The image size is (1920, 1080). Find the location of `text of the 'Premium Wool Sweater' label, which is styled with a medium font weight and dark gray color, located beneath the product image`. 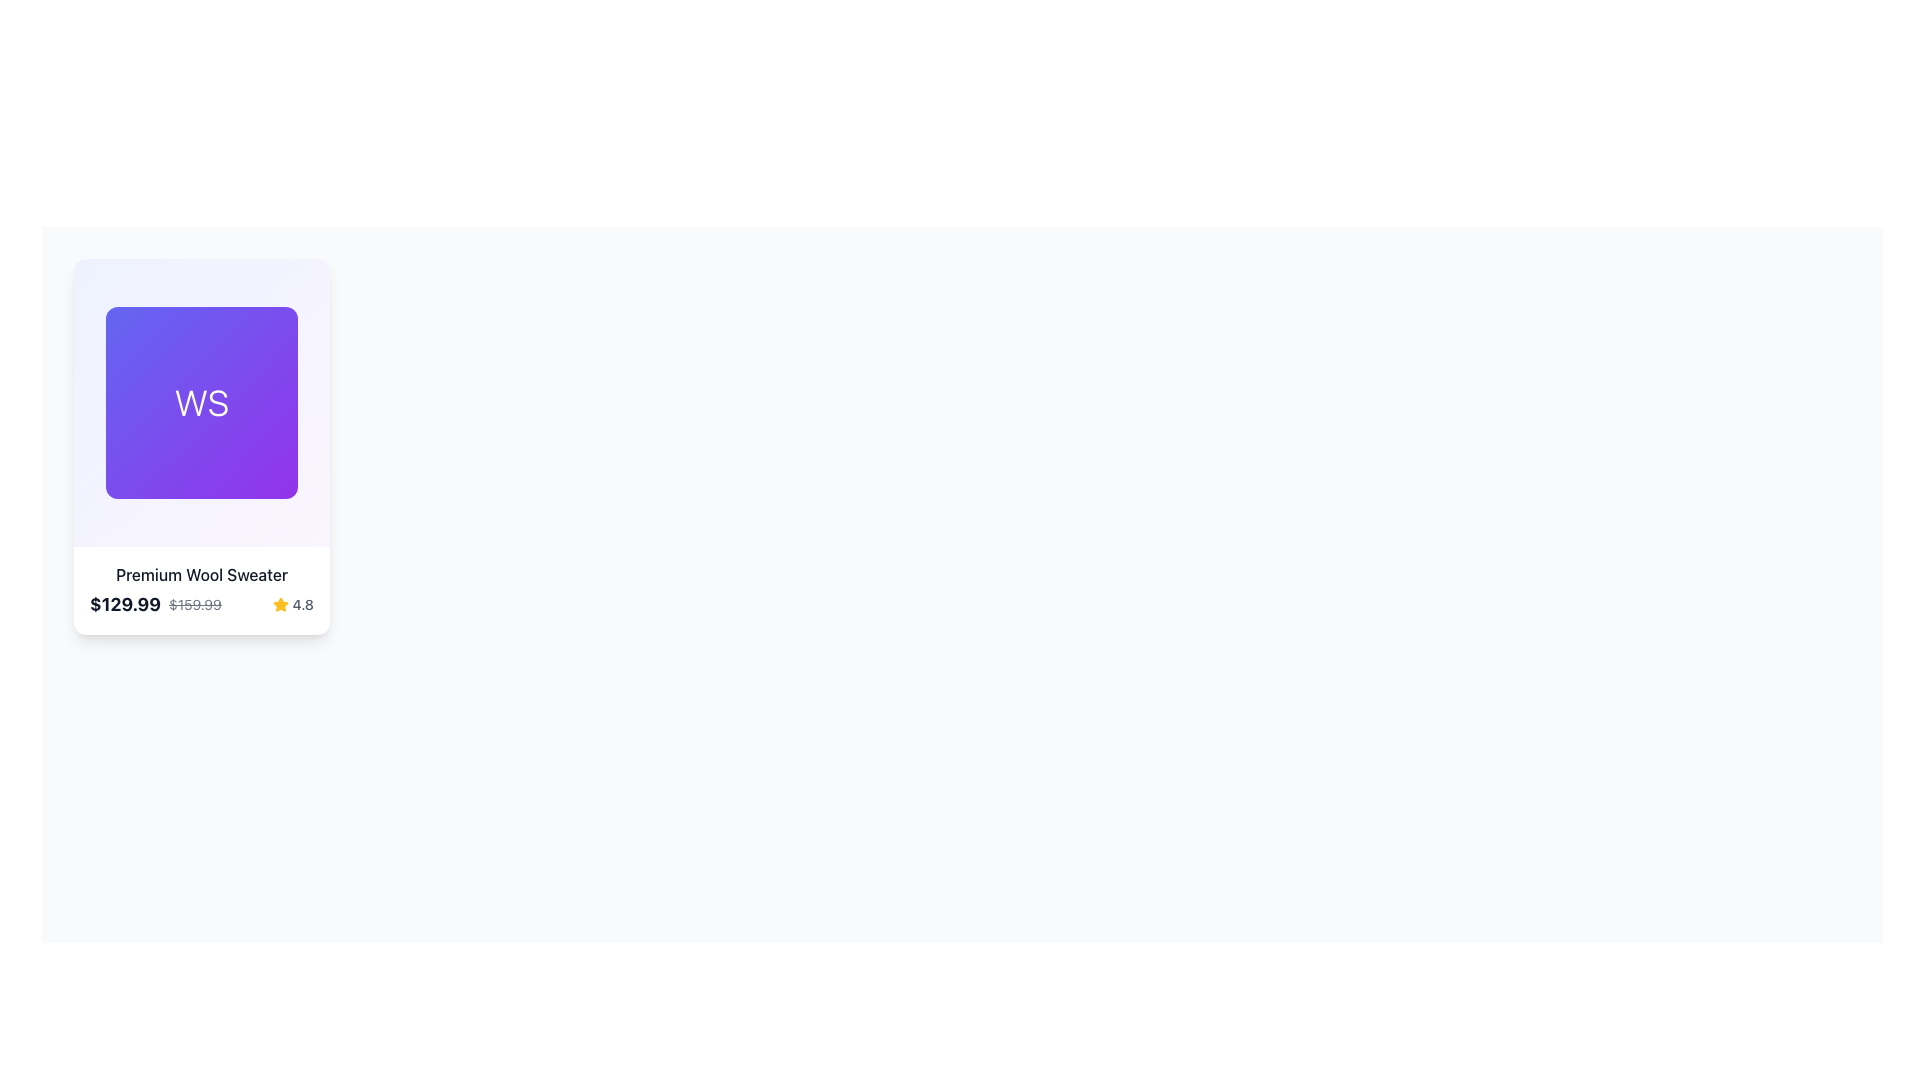

text of the 'Premium Wool Sweater' label, which is styled with a medium font weight and dark gray color, located beneath the product image is located at coordinates (201, 574).